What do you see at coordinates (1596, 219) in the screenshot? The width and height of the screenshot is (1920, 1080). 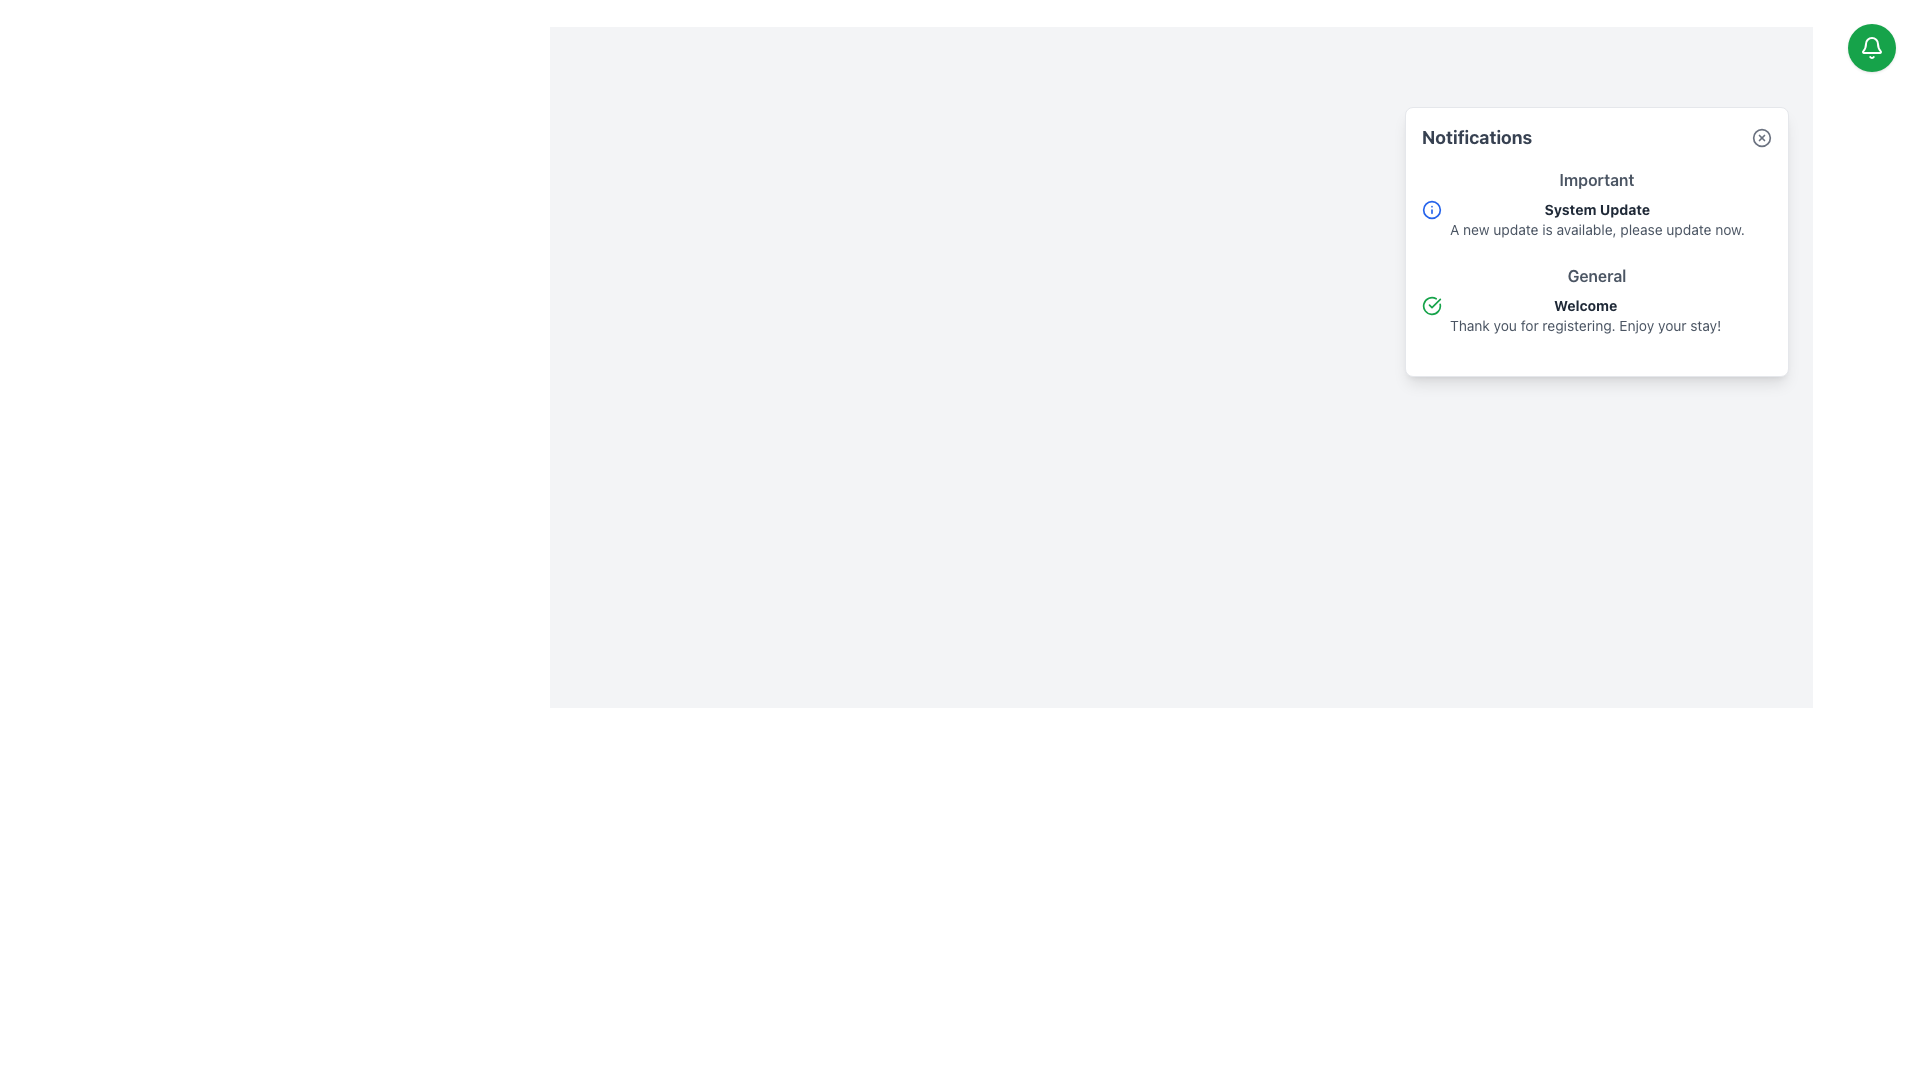 I see `the notification message with bold text 'System Update' located in the 'Important' section of the notification panel` at bounding box center [1596, 219].